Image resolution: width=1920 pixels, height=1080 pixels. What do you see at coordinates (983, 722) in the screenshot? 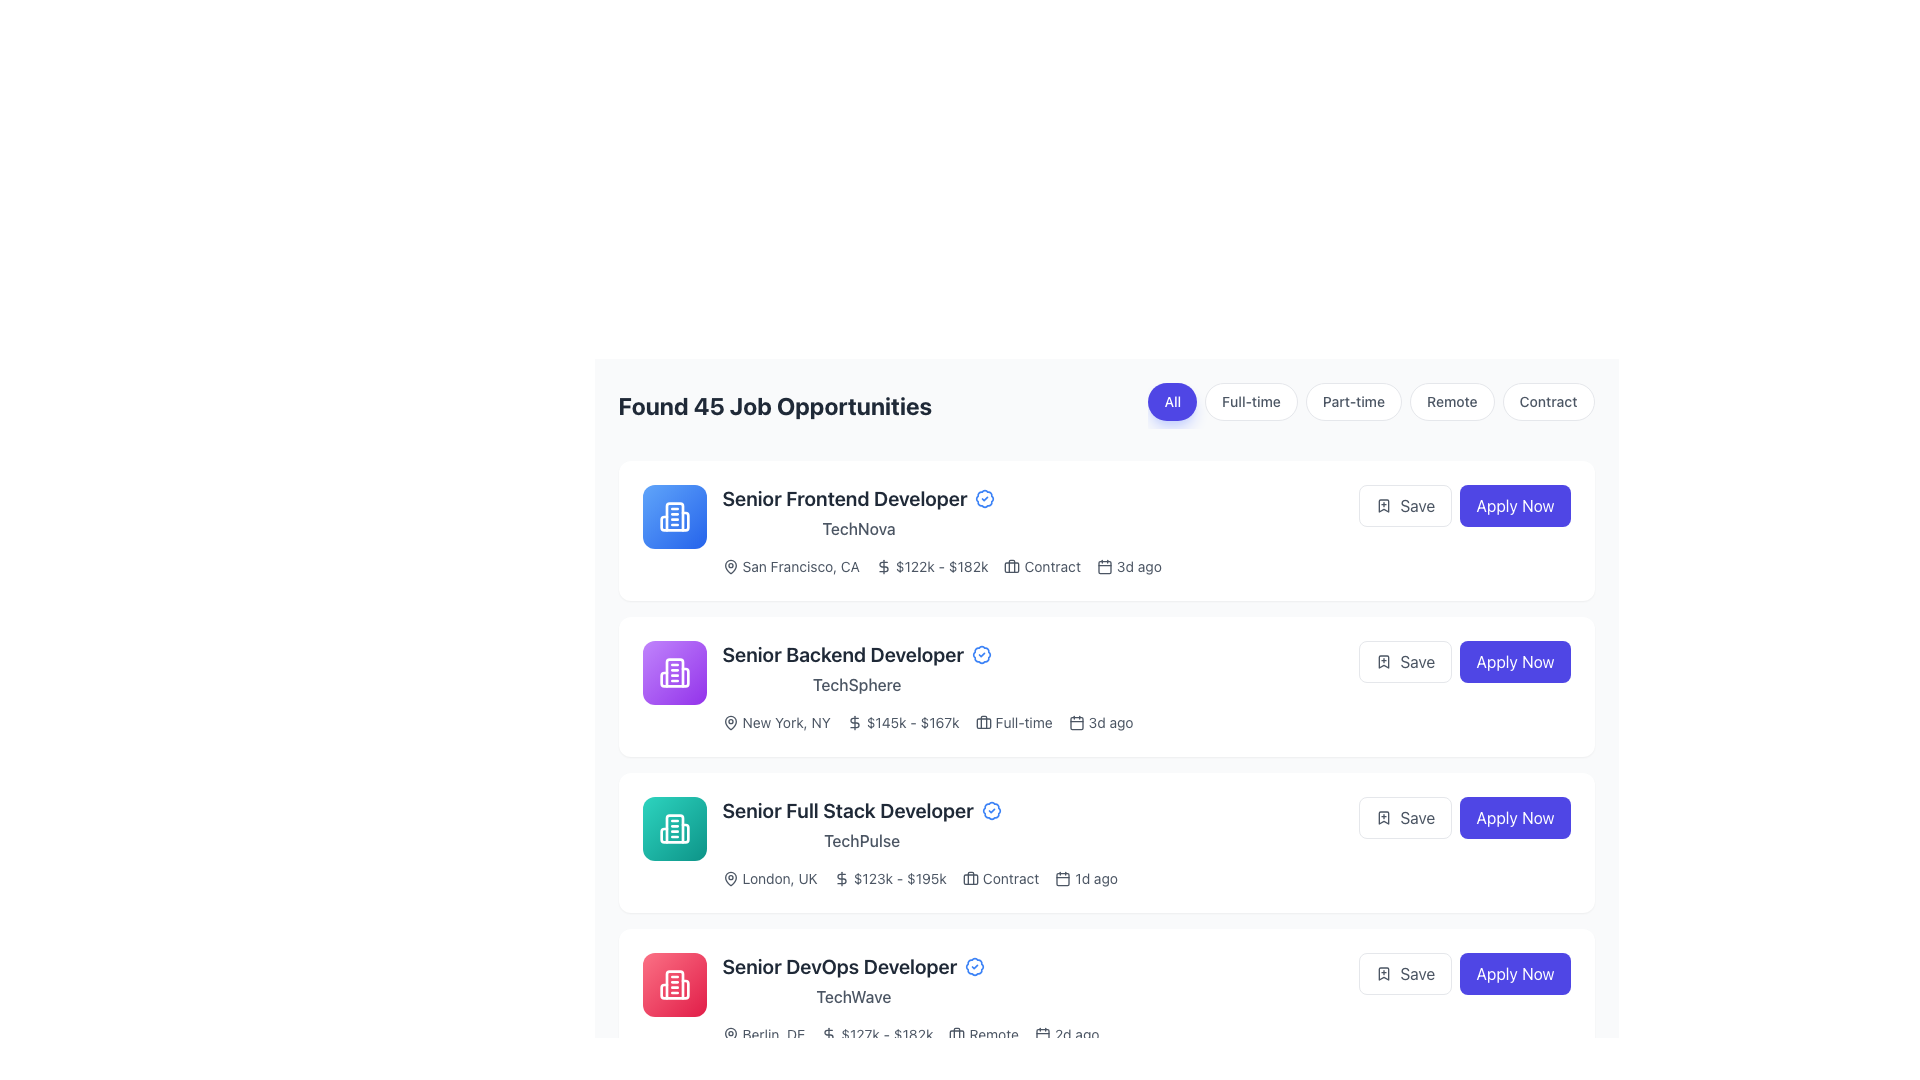
I see `the employment icon associated with the 'Senior Backend Developer' job listing, located to the left of the 'Full-time' label` at bounding box center [983, 722].